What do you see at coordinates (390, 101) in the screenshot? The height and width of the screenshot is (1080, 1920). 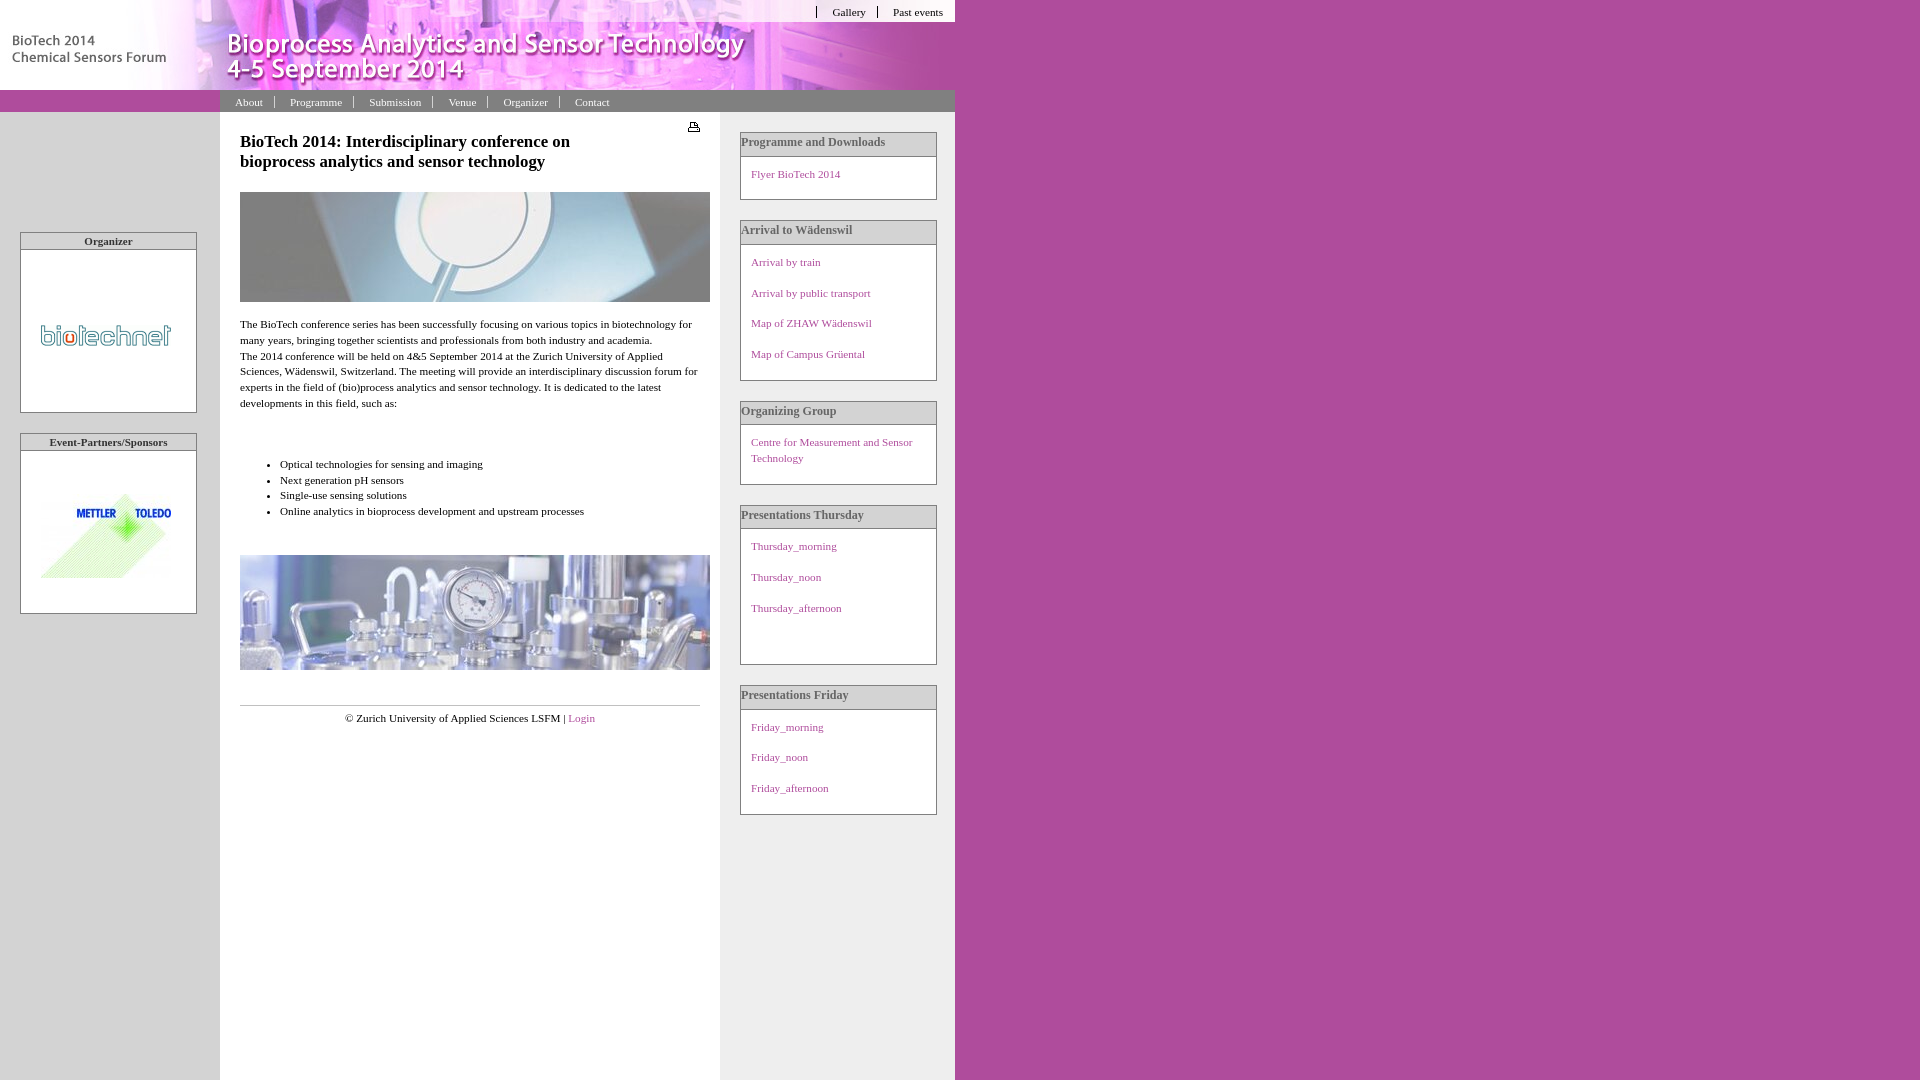 I see `'Submission'` at bounding box center [390, 101].